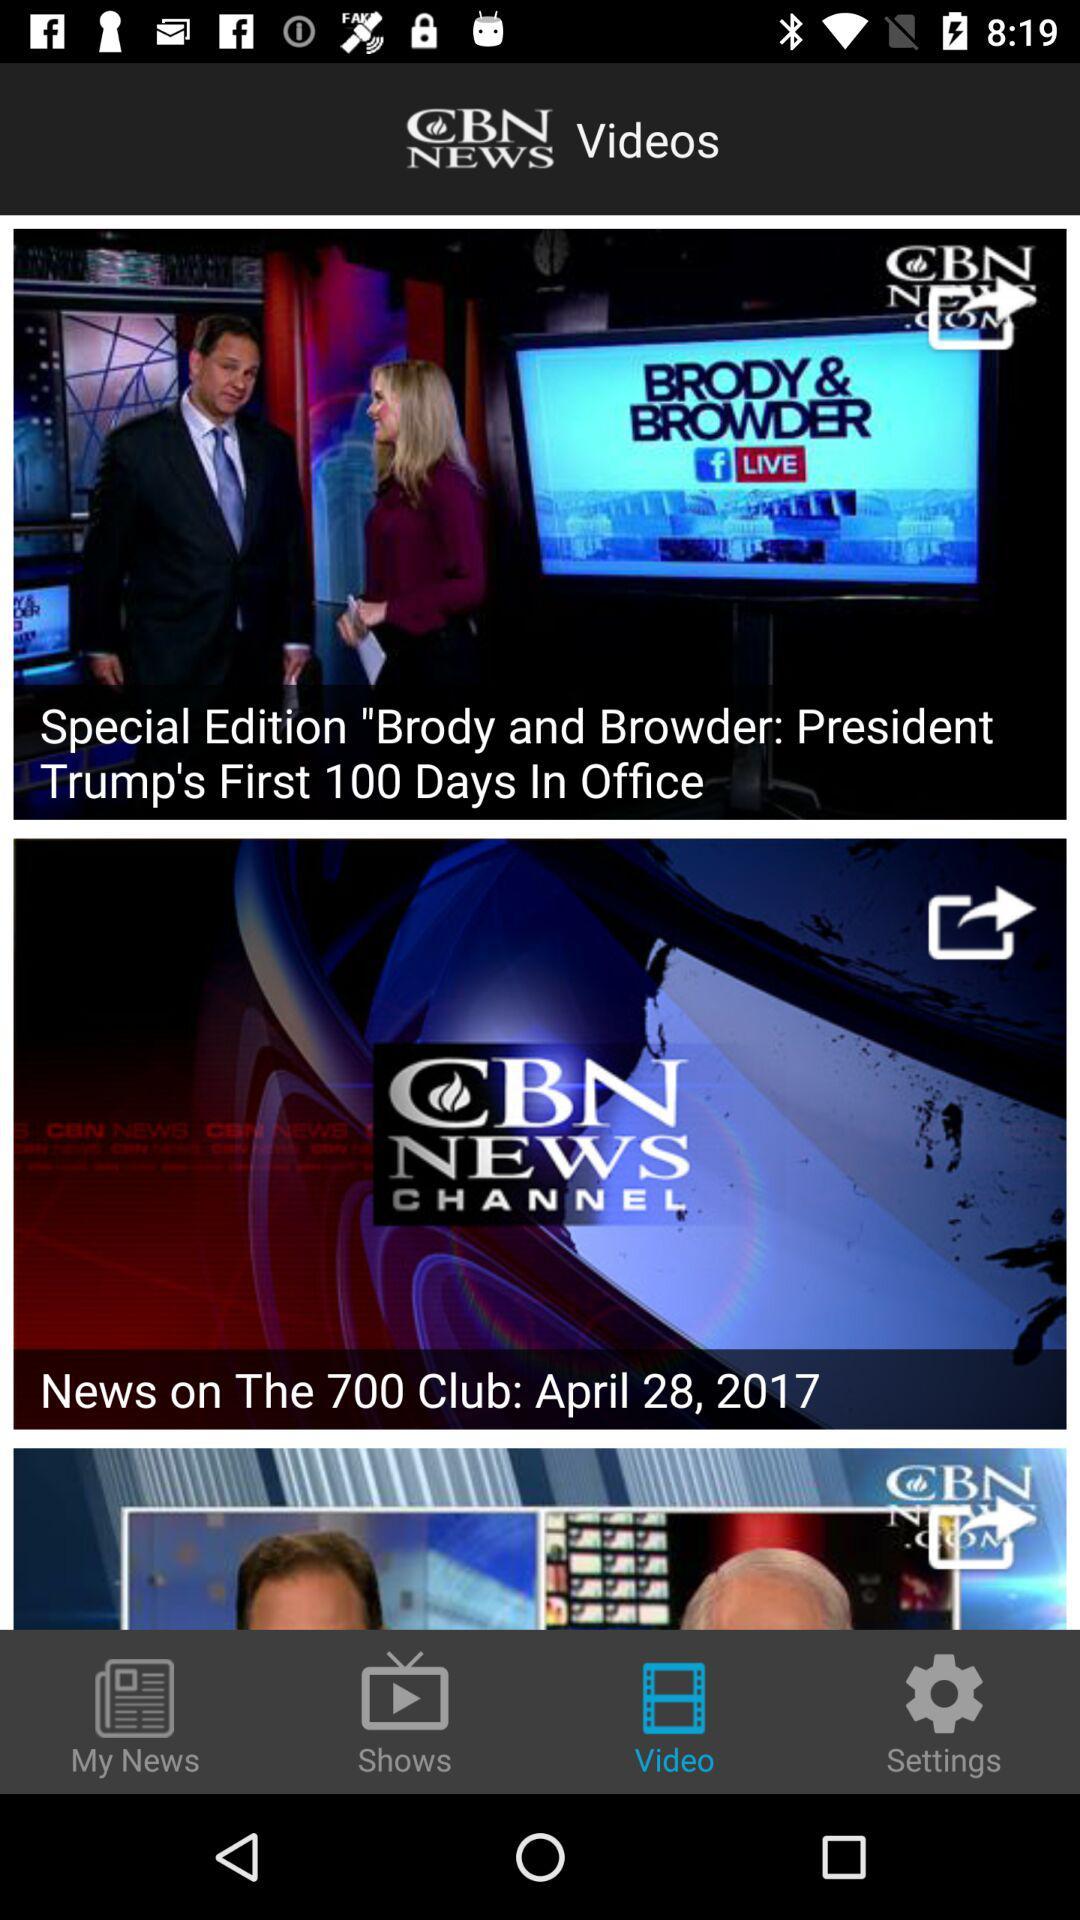 The height and width of the screenshot is (1920, 1080). I want to click on the special edition brody, so click(540, 751).